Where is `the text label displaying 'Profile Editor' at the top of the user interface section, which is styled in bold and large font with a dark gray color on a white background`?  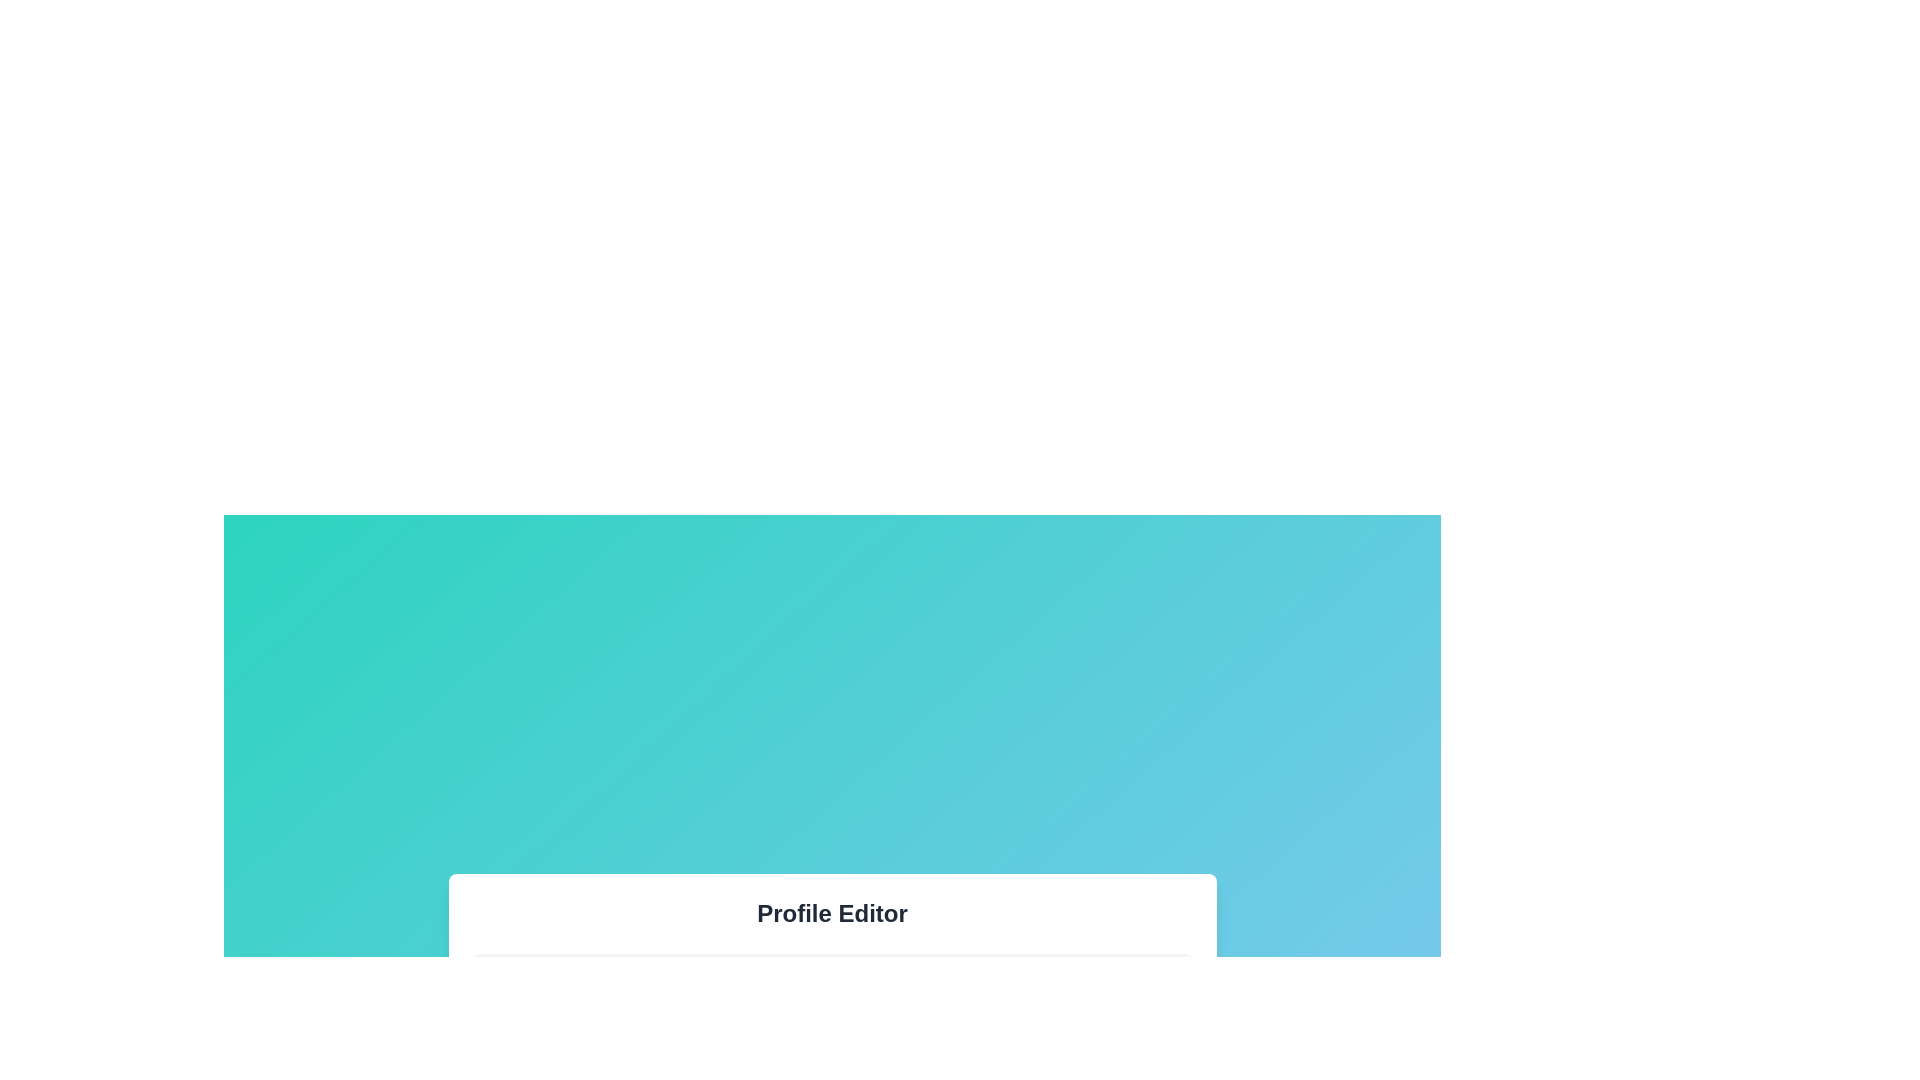
the text label displaying 'Profile Editor' at the top of the user interface section, which is styled in bold and large font with a dark gray color on a white background is located at coordinates (832, 914).